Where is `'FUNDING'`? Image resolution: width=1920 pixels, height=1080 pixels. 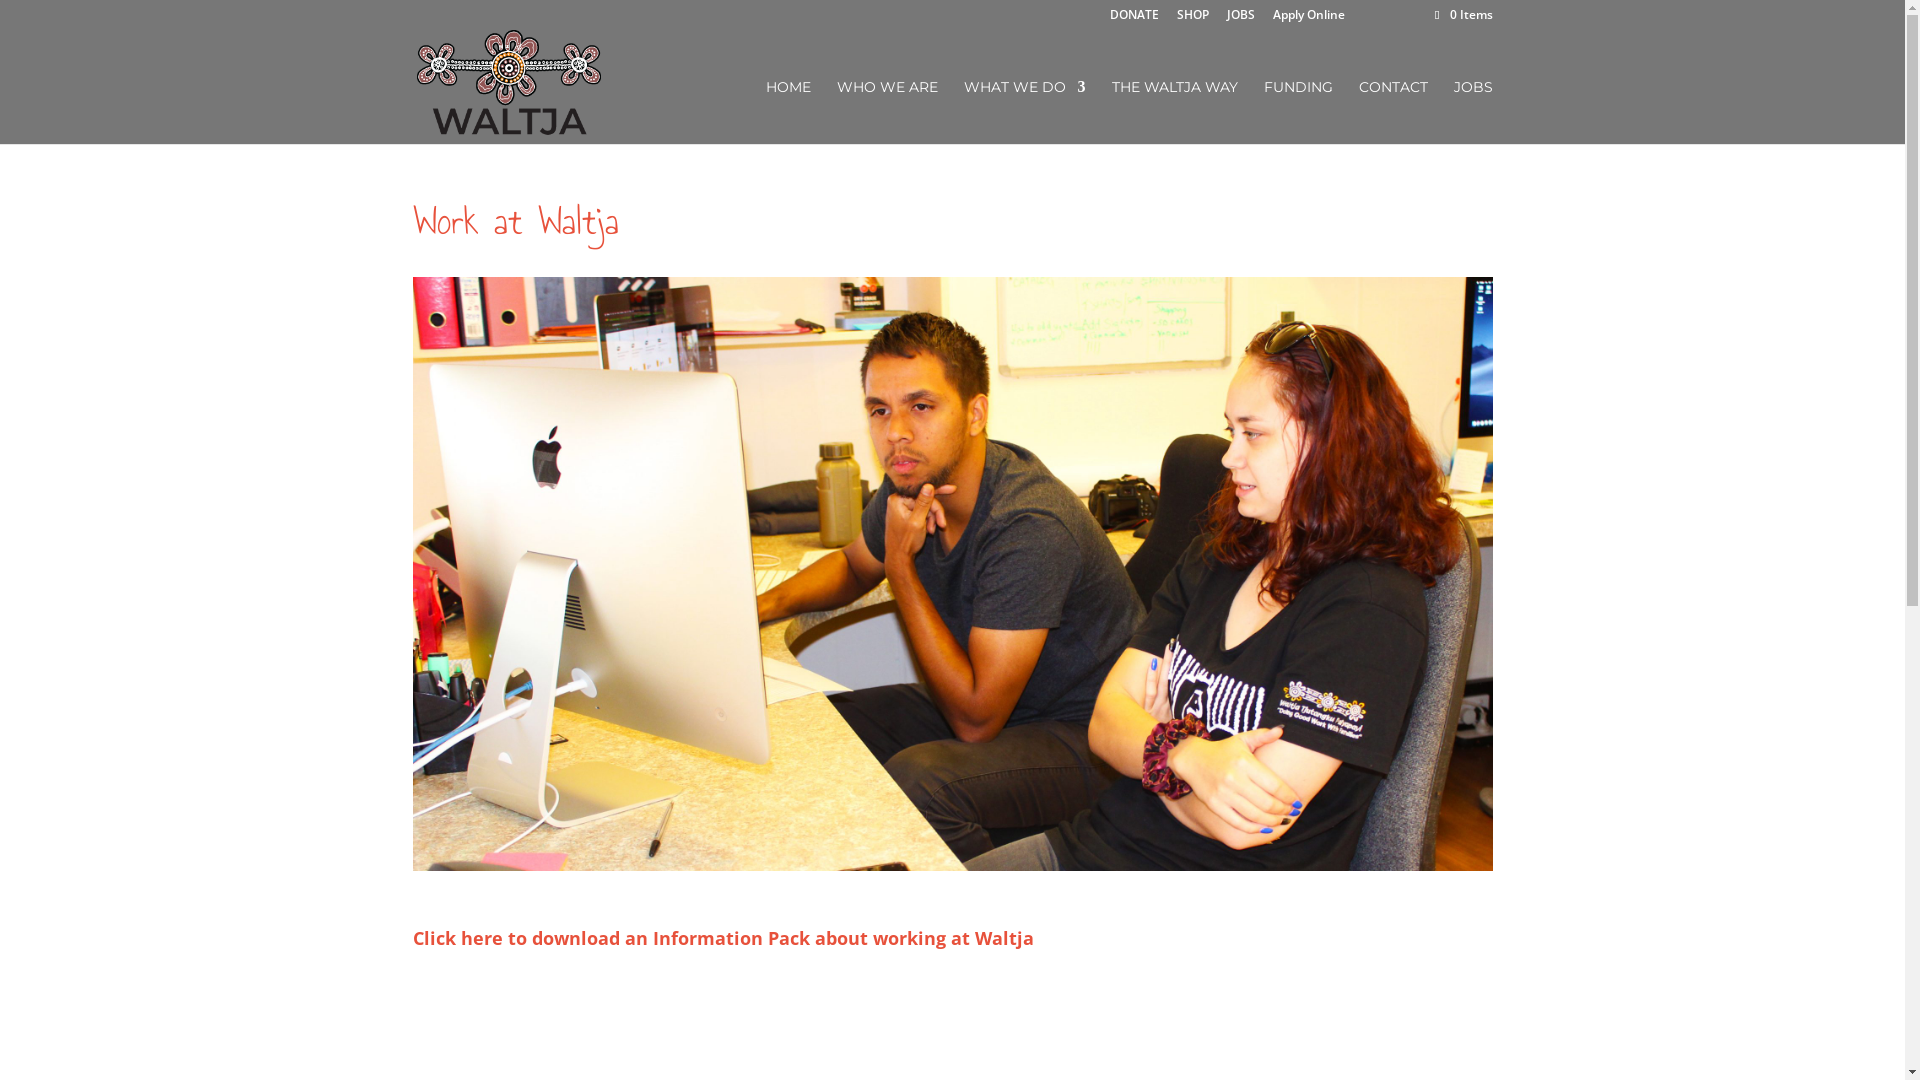 'FUNDING' is located at coordinates (1298, 111).